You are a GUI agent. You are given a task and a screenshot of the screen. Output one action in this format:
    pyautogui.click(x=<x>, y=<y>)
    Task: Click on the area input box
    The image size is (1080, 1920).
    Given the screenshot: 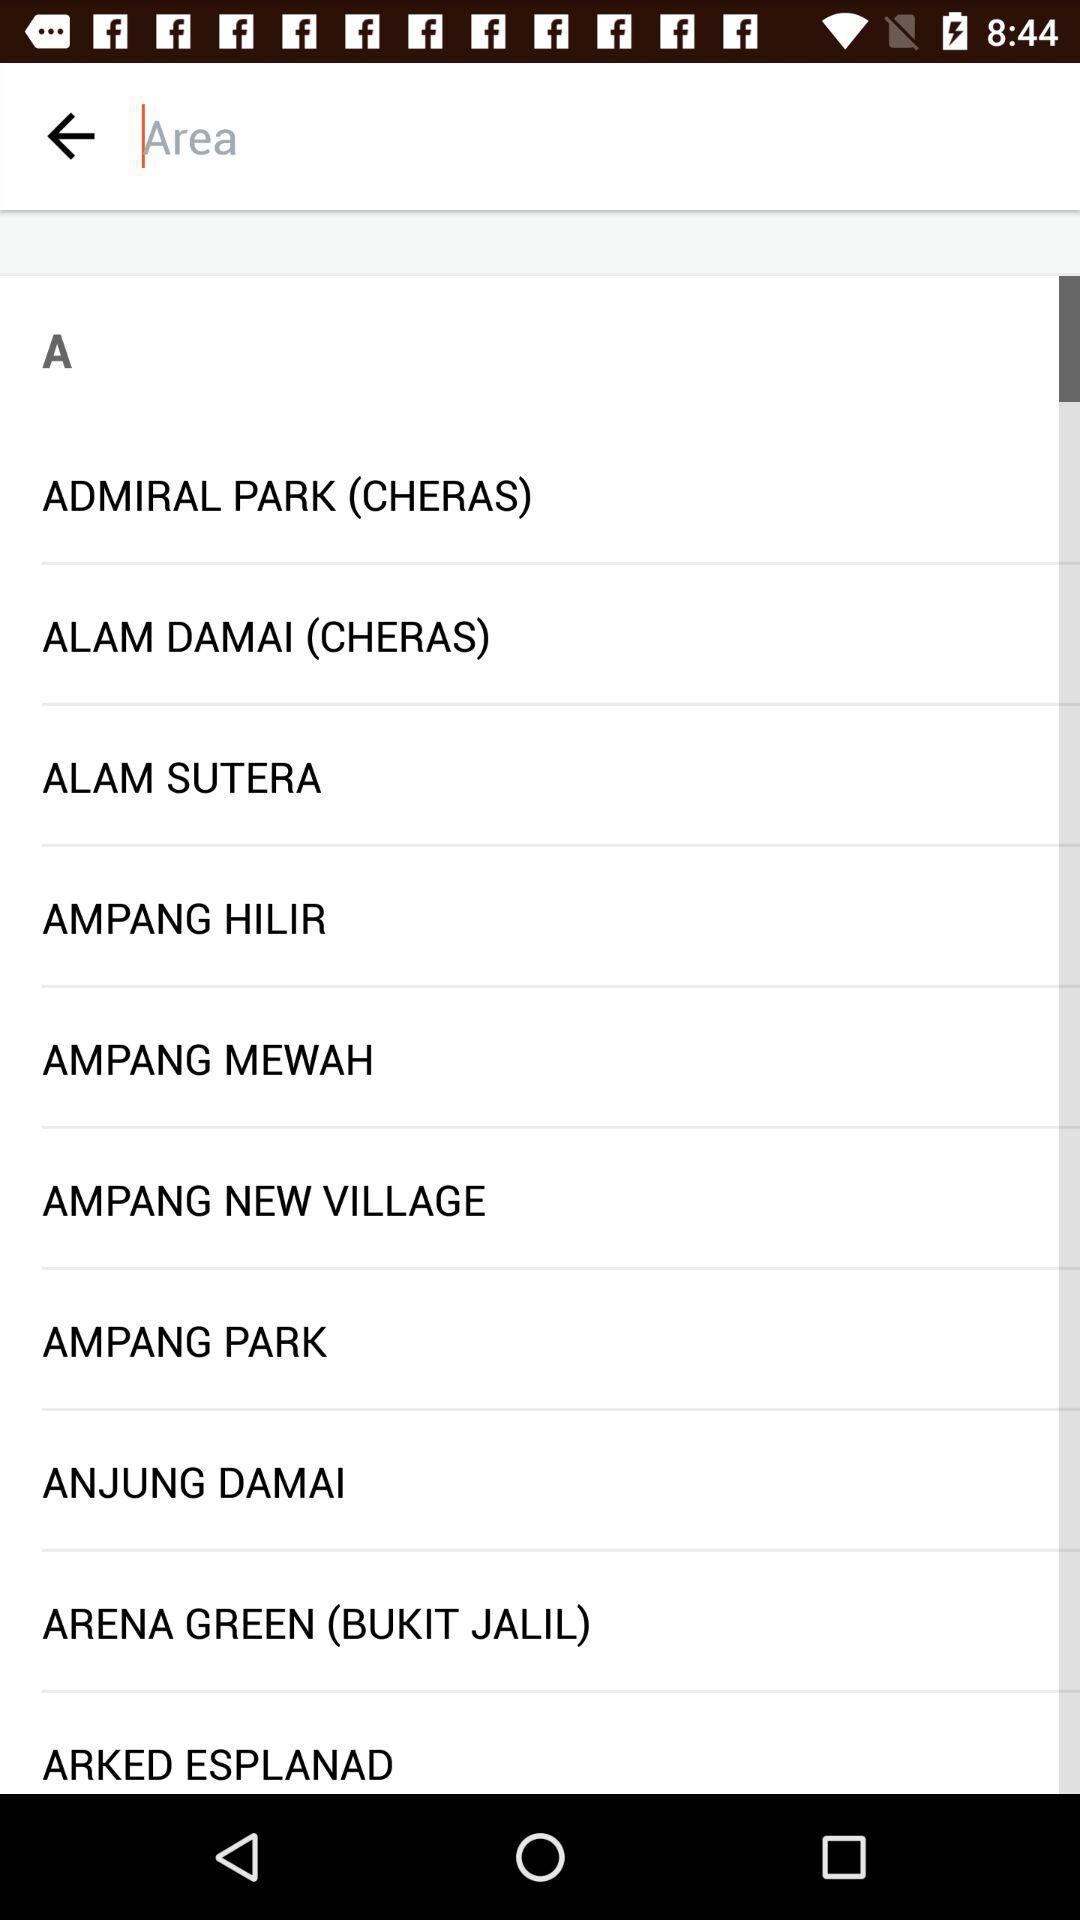 What is the action you would take?
    pyautogui.click(x=609, y=135)
    